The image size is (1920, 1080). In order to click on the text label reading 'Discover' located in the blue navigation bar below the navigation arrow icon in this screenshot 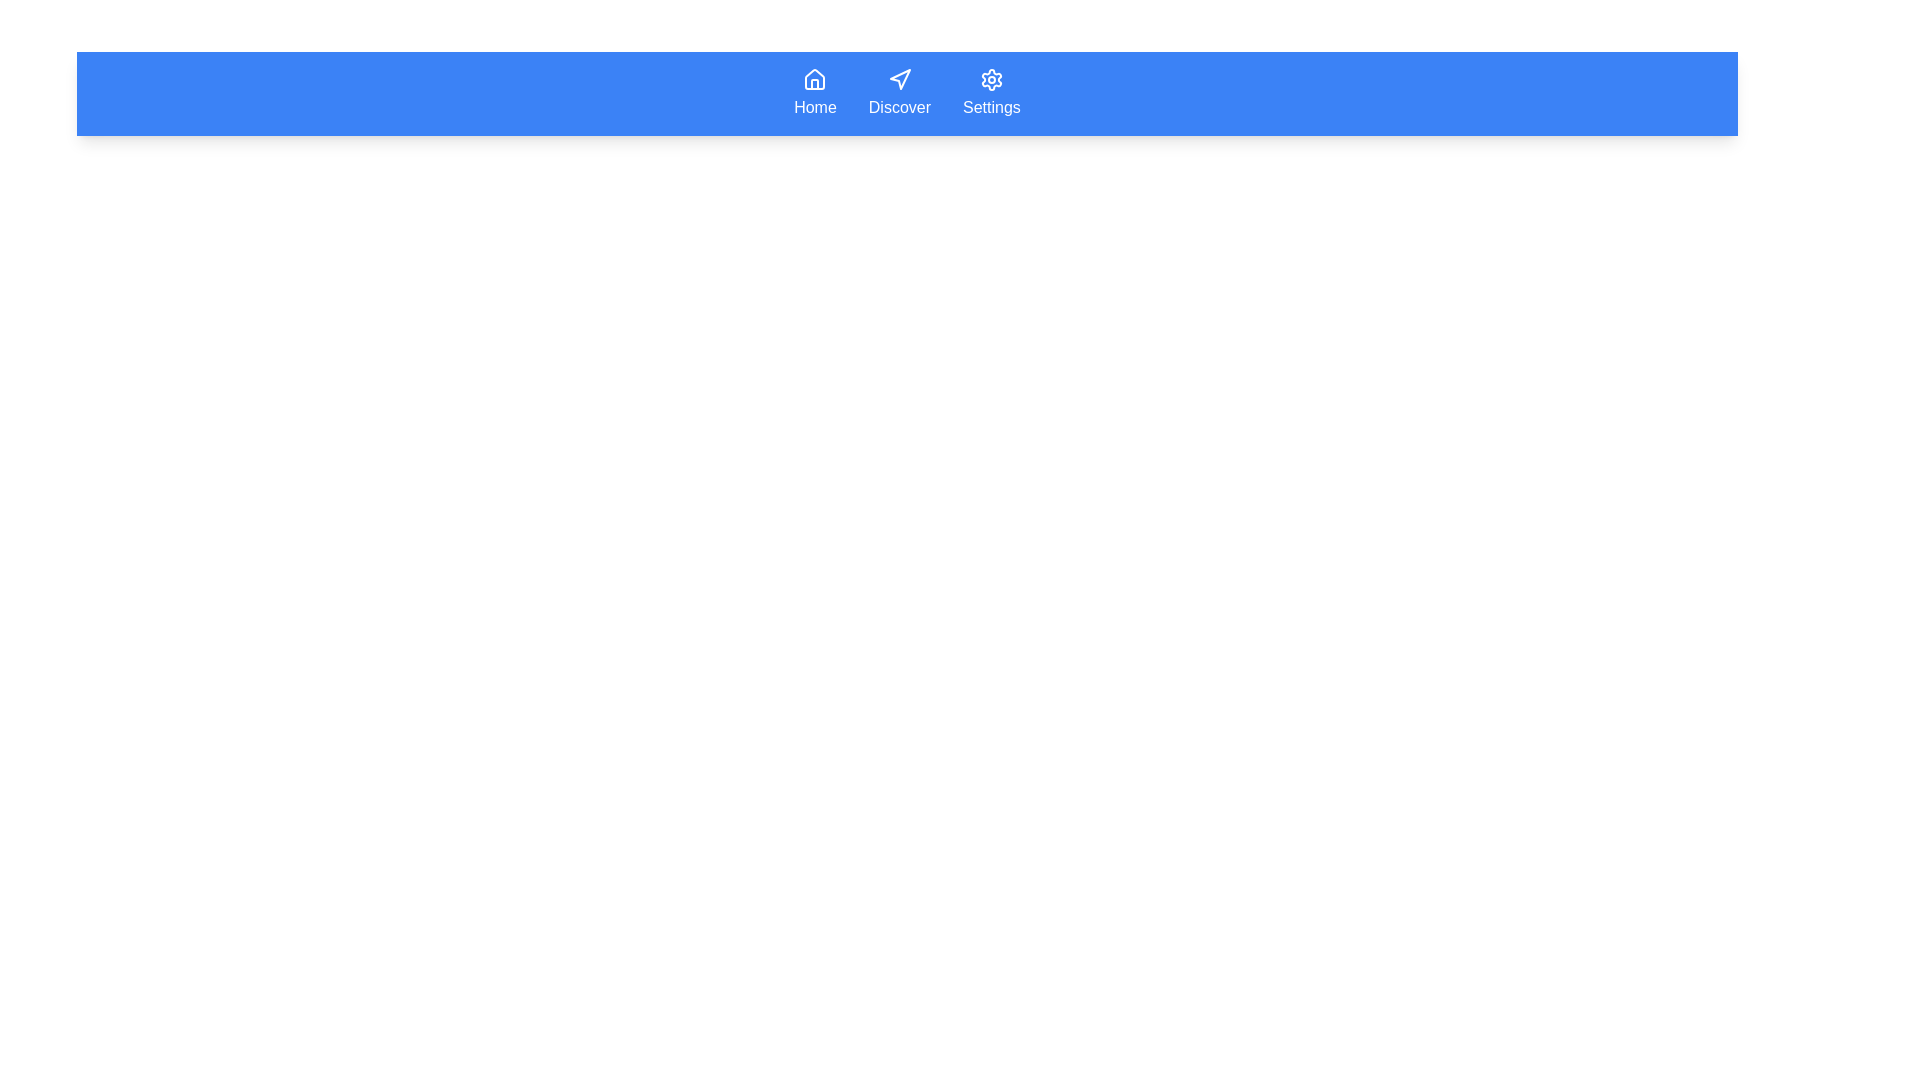, I will do `click(898, 108)`.